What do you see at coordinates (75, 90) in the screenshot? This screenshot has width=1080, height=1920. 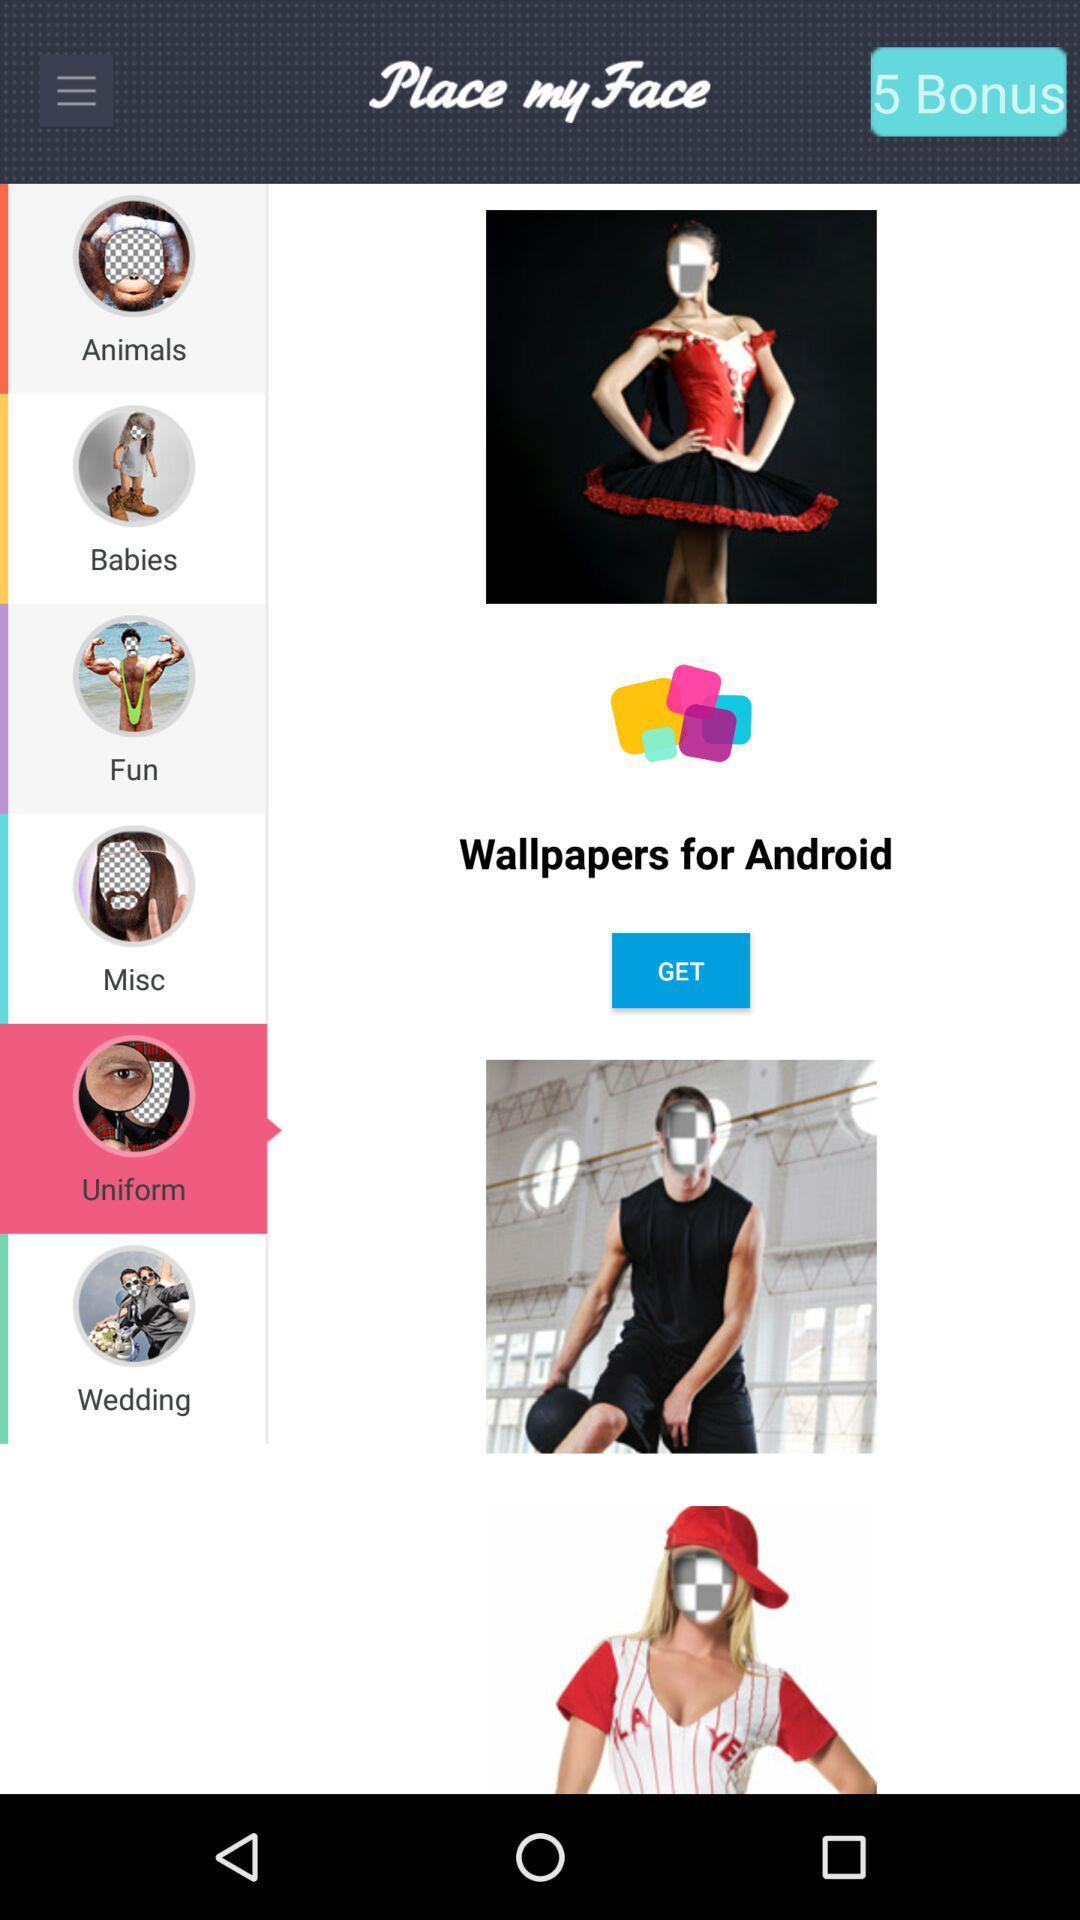 I see `the home button at top left` at bounding box center [75, 90].